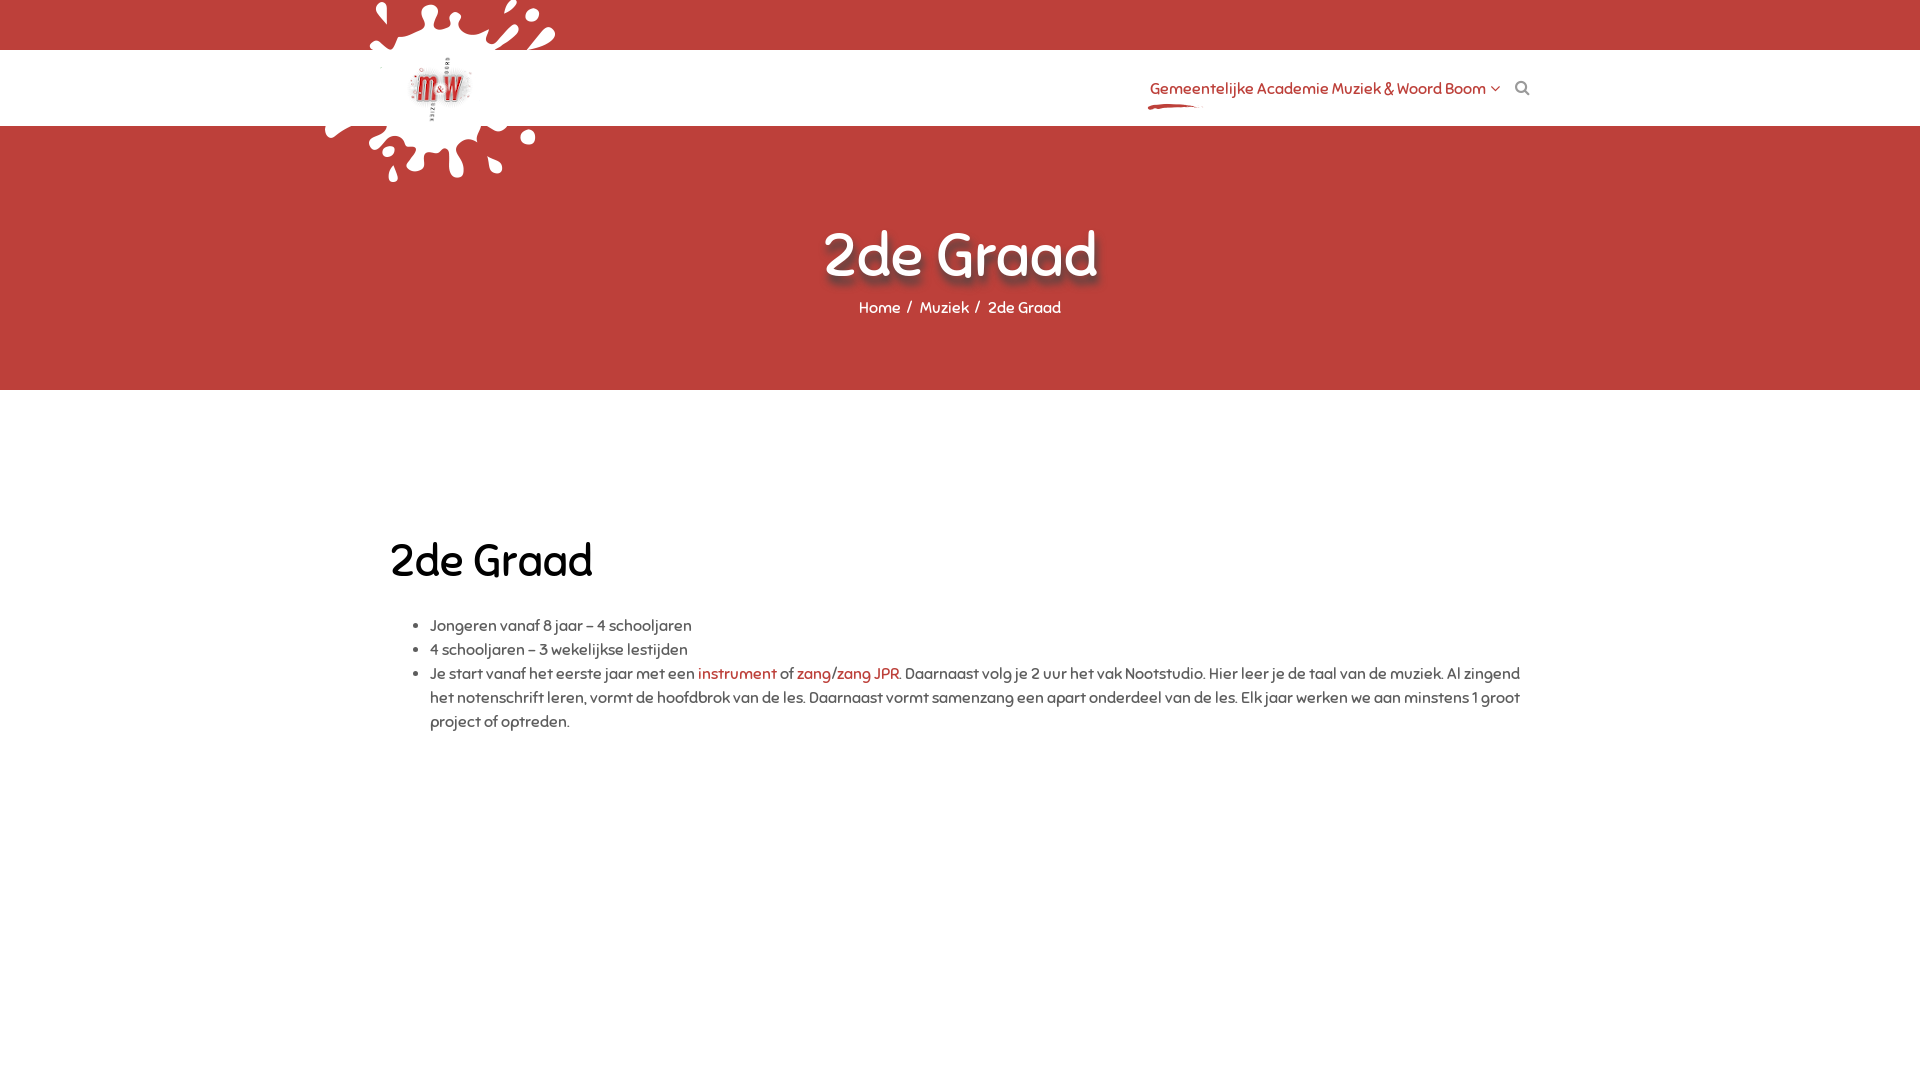  I want to click on 'Gemeentelijke Academie Muziek & Woord Boom', so click(1150, 87).